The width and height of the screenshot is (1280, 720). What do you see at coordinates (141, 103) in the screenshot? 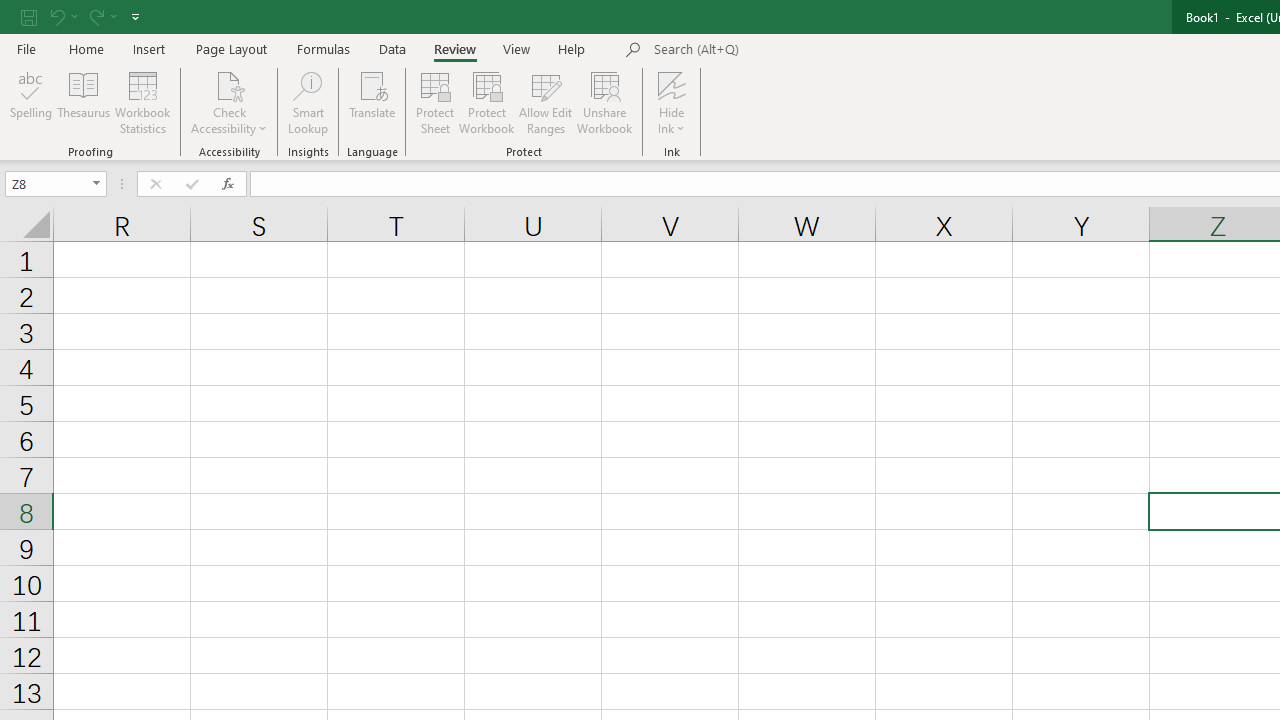
I see `'Workbook Statistics'` at bounding box center [141, 103].